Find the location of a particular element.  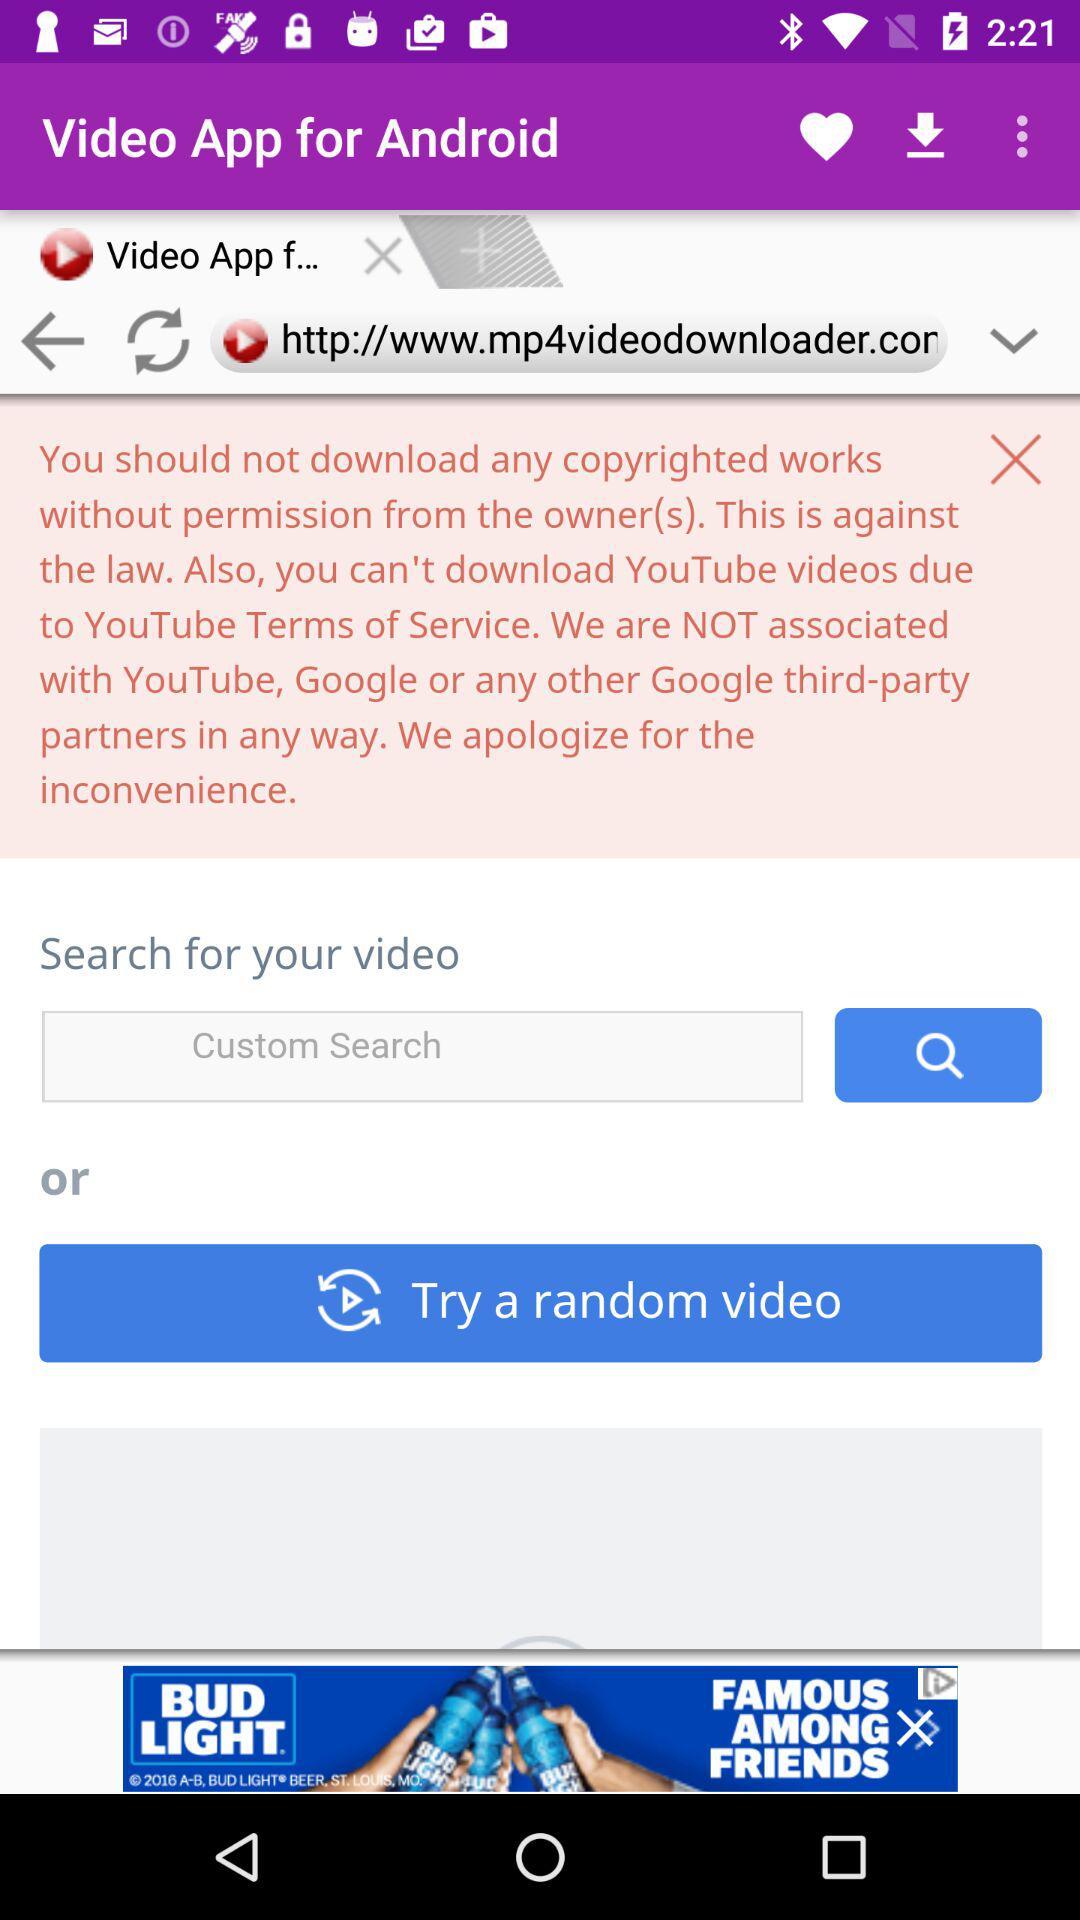

the close icon is located at coordinates (383, 251).